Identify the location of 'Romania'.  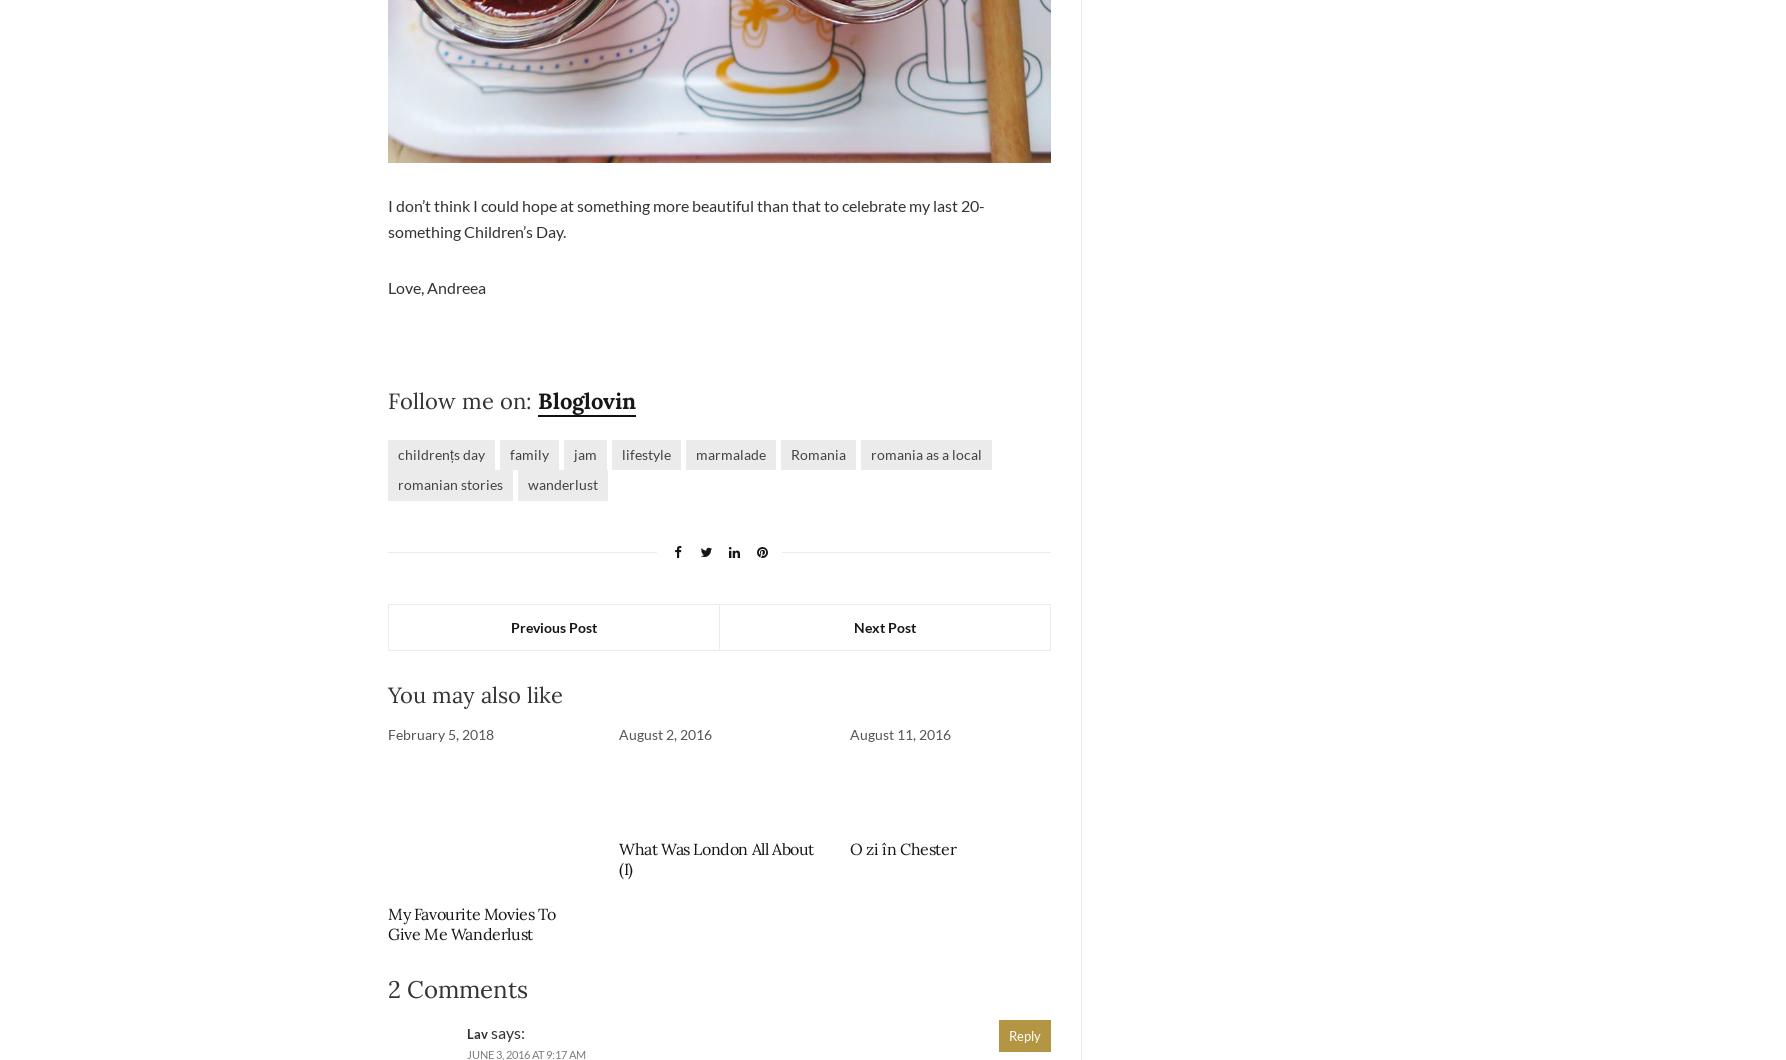
(816, 452).